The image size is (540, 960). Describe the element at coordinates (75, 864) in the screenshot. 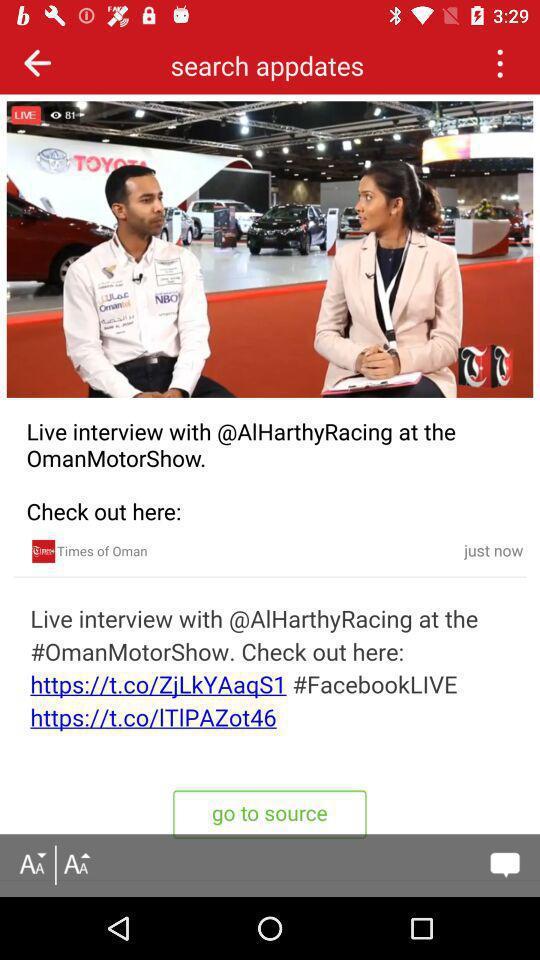

I see `the font icon` at that location.